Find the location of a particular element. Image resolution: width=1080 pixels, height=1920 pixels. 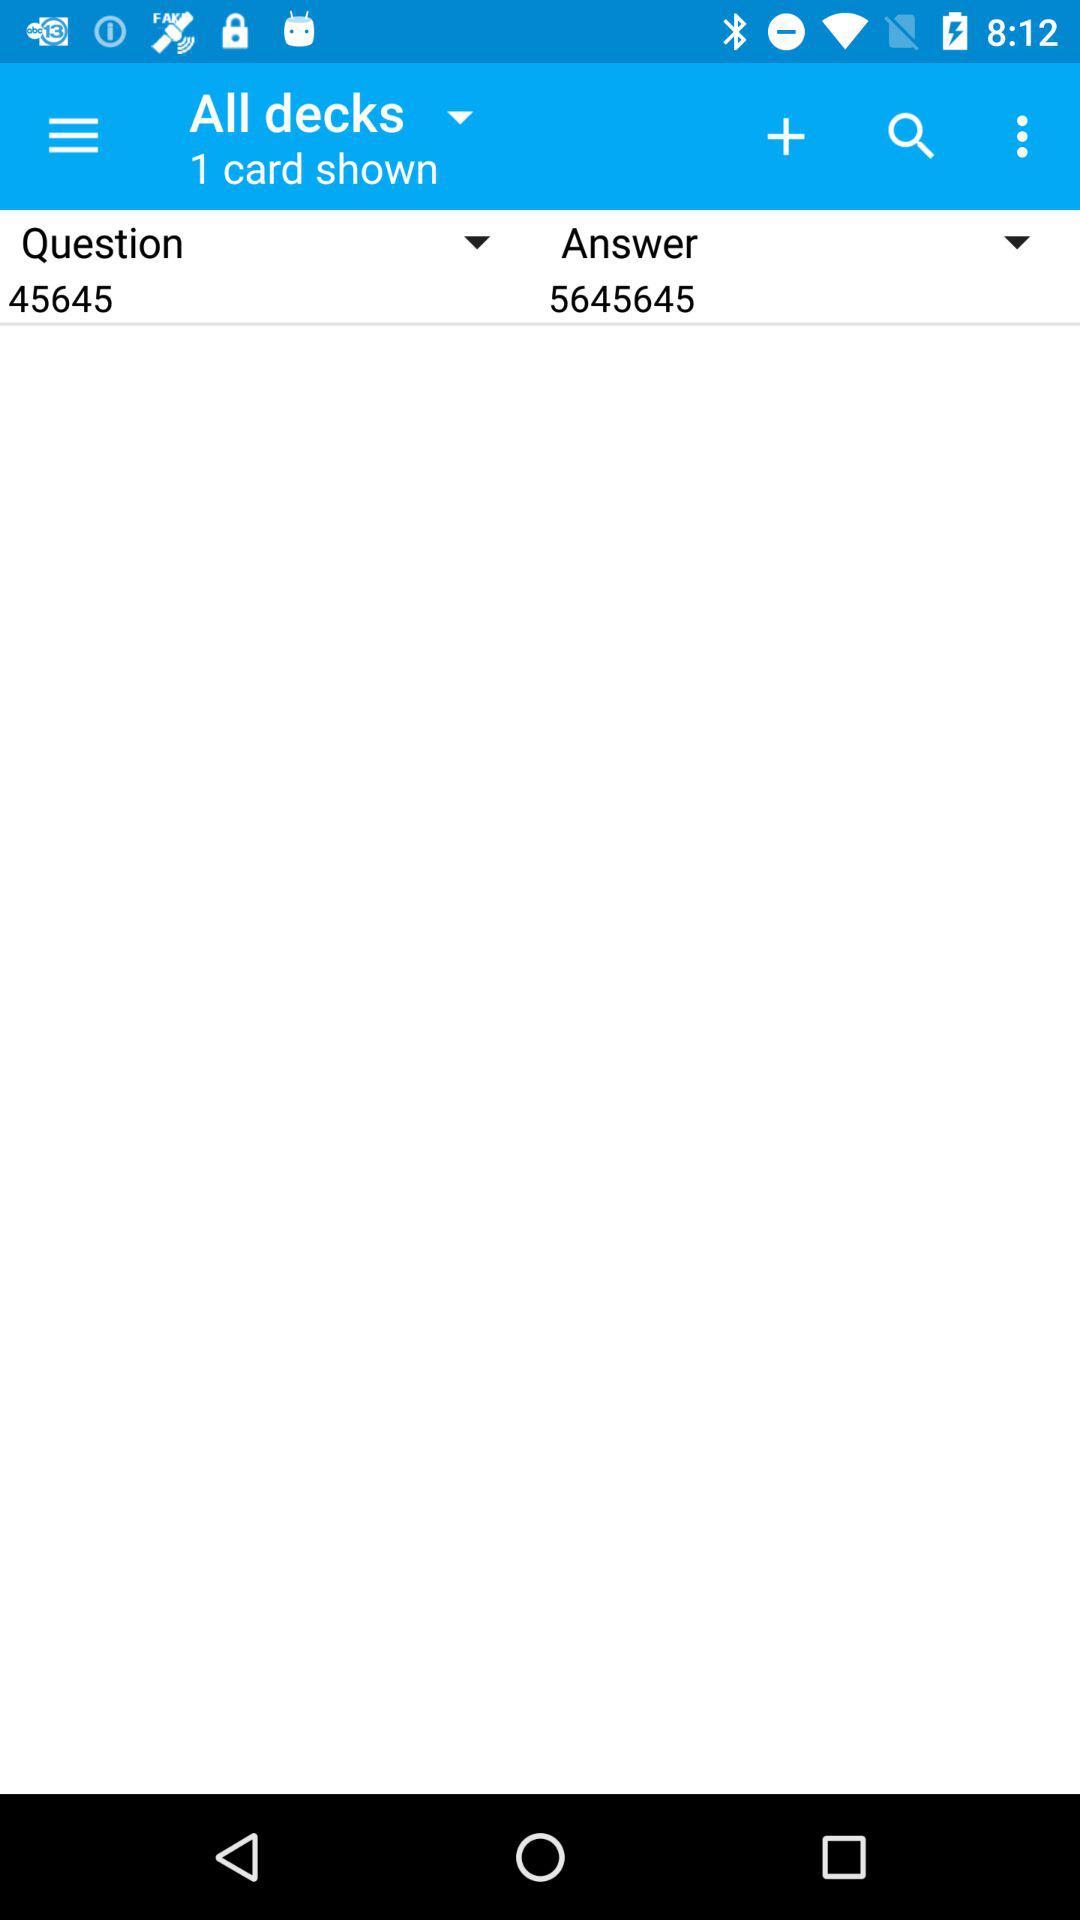

the 5645645 item is located at coordinates (810, 296).